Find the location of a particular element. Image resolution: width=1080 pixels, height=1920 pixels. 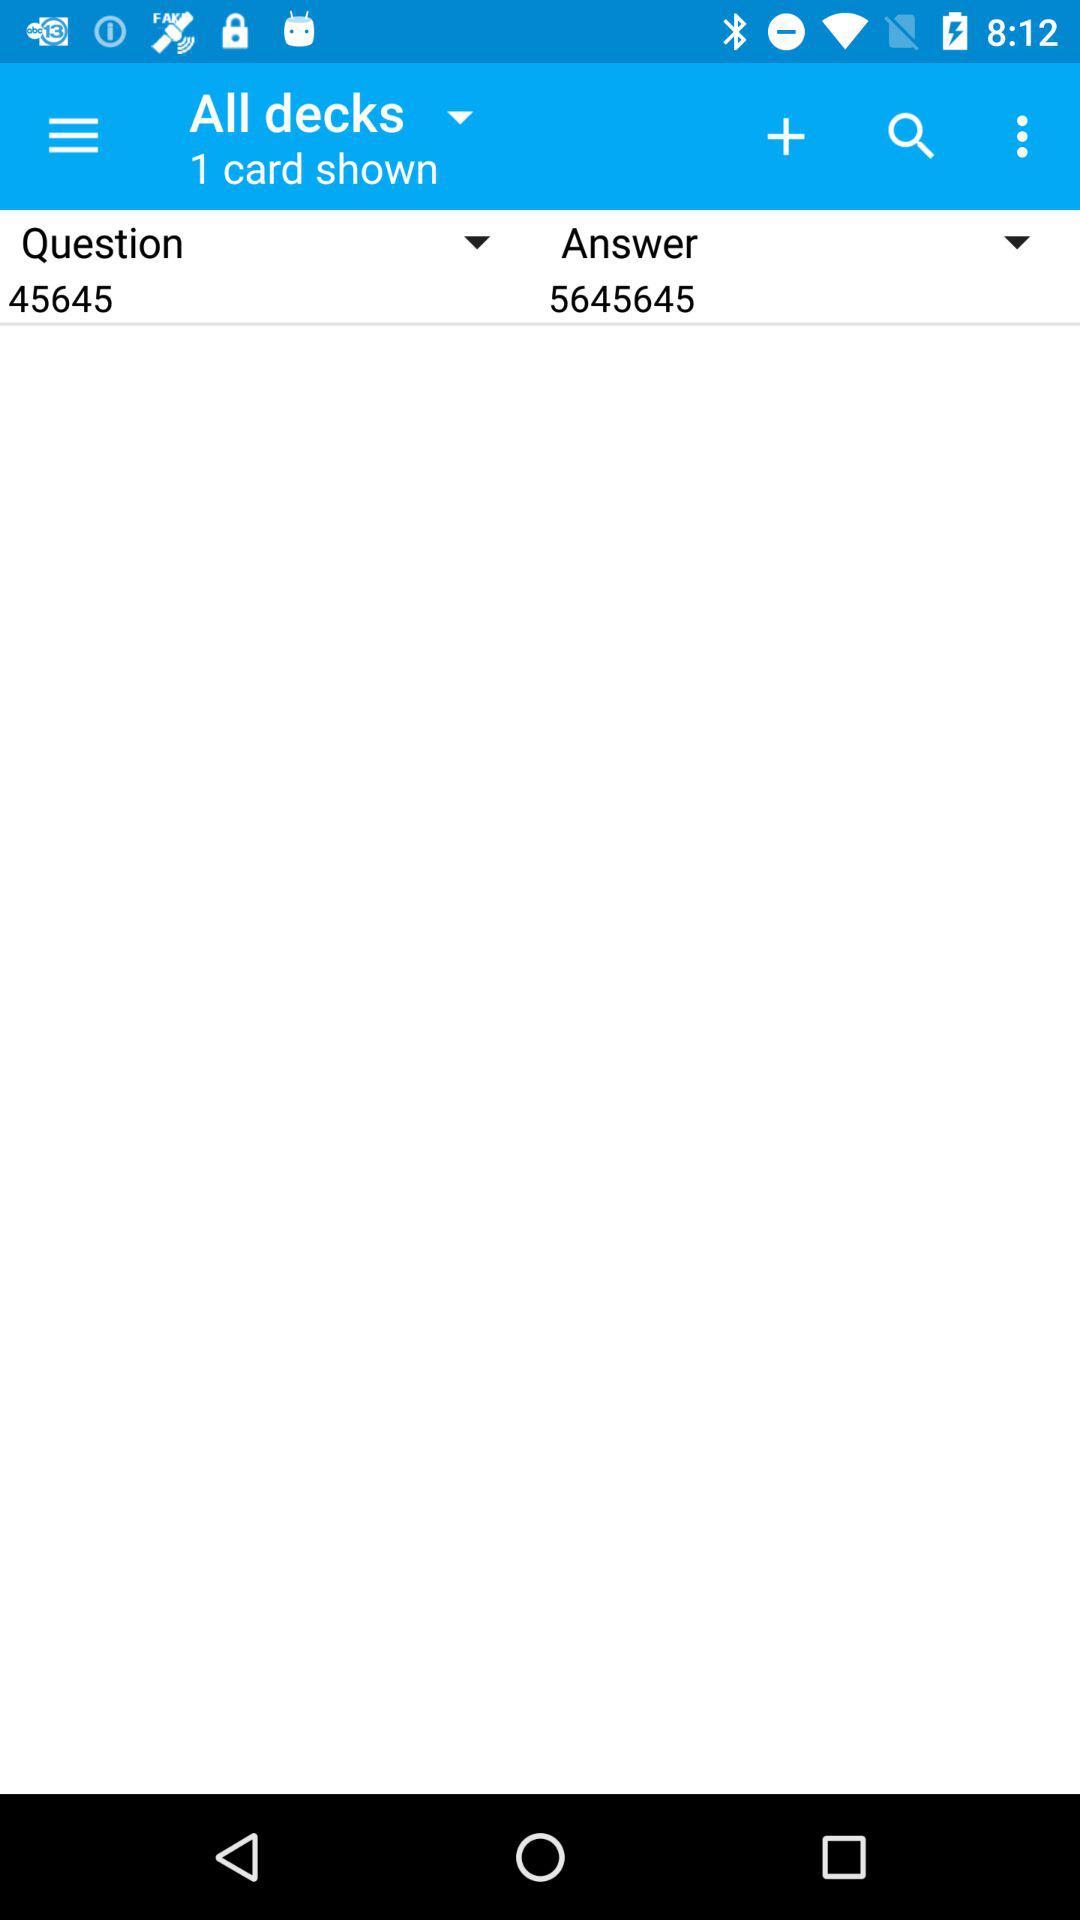

the 5645645 item is located at coordinates (810, 296).